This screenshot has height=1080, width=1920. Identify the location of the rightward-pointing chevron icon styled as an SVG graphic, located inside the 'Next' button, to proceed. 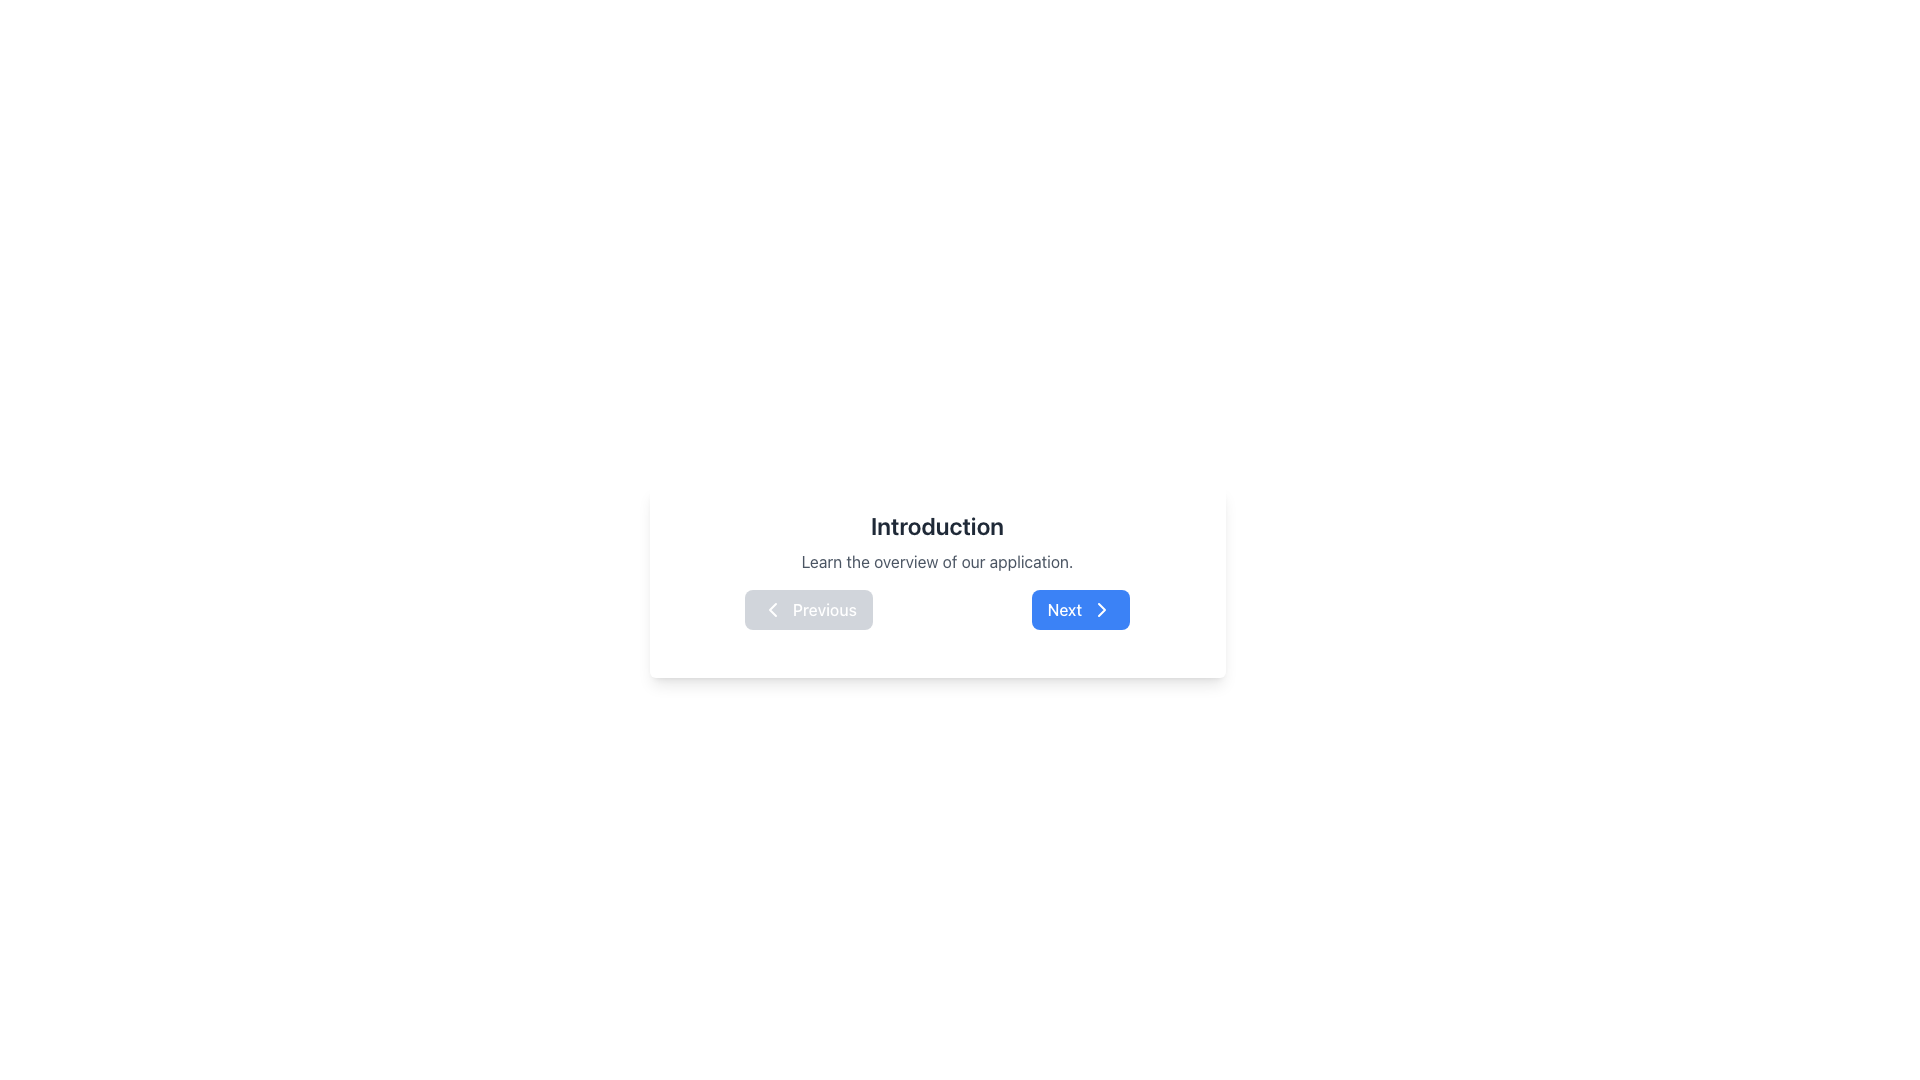
(1101, 608).